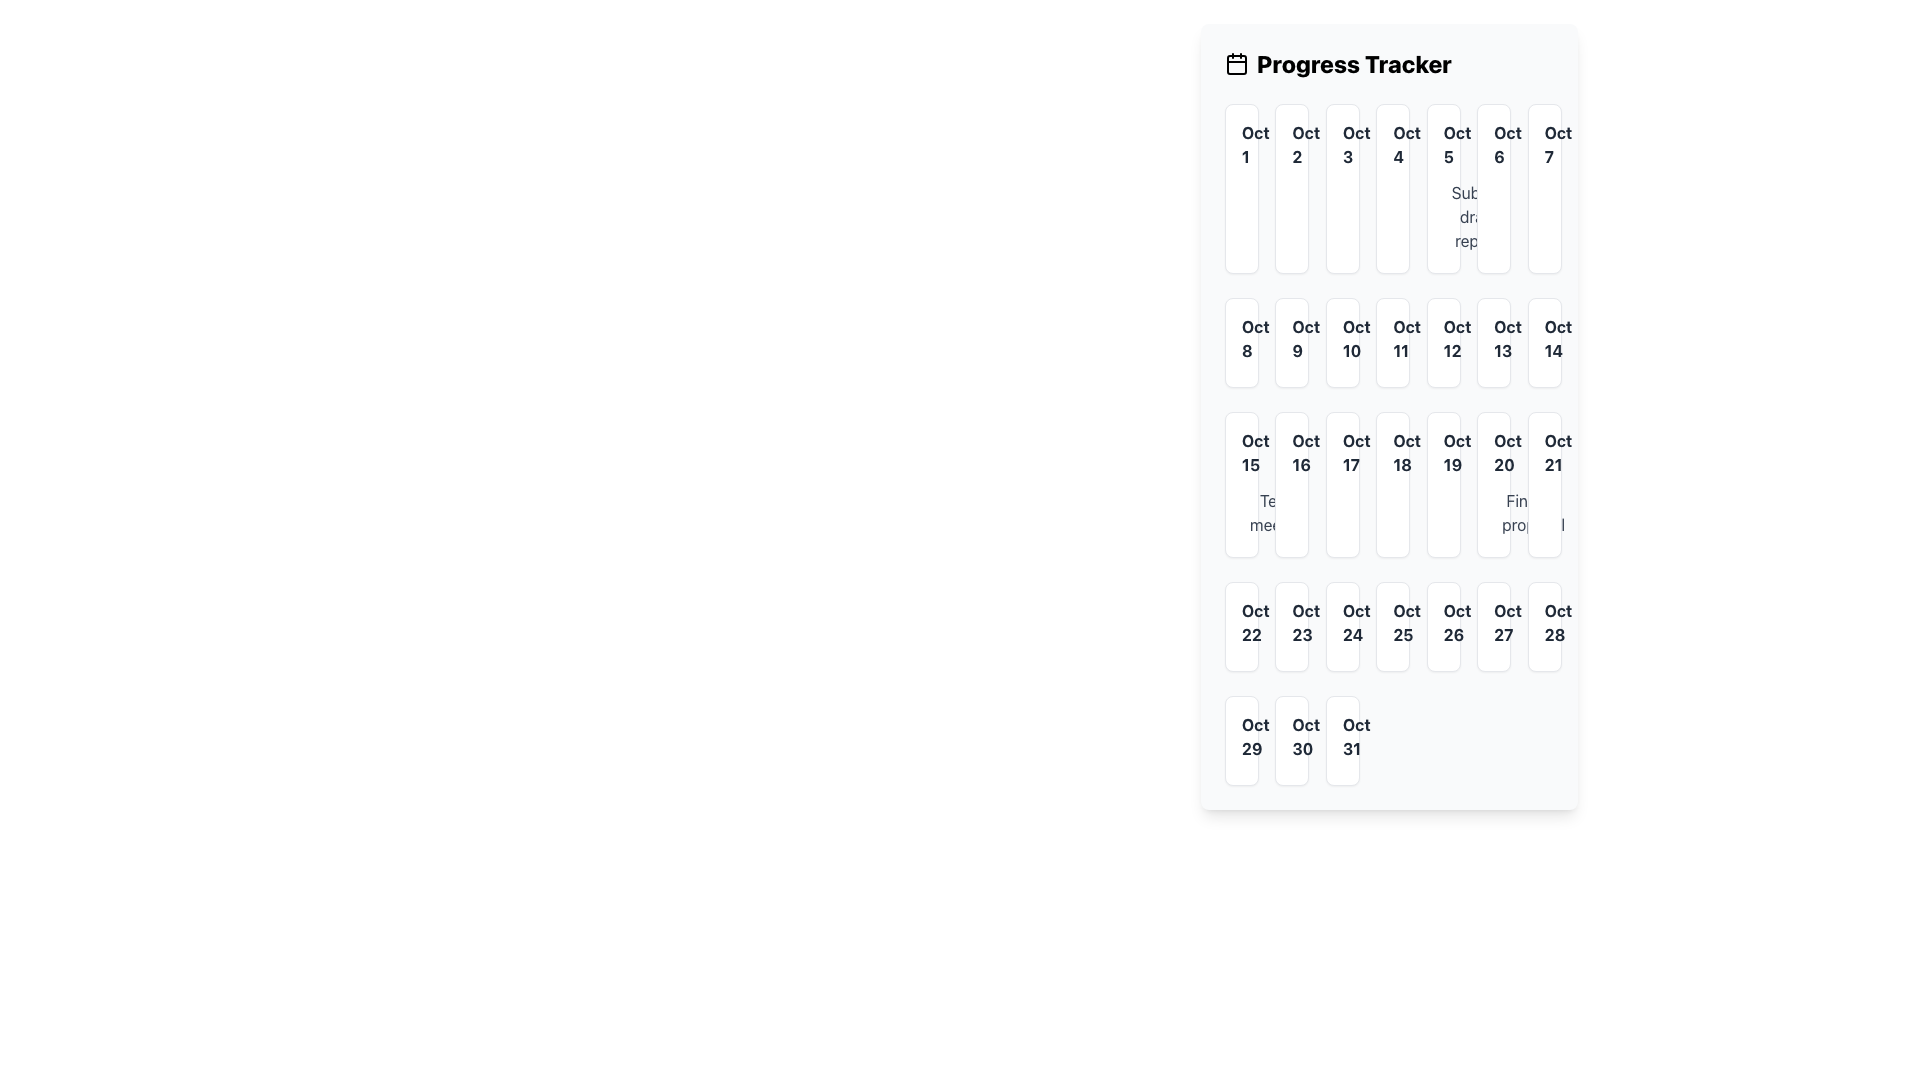 This screenshot has height=1080, width=1920. Describe the element at coordinates (1392, 626) in the screenshot. I see `the fifth Date display card in the bottom row of the grid layout` at that location.